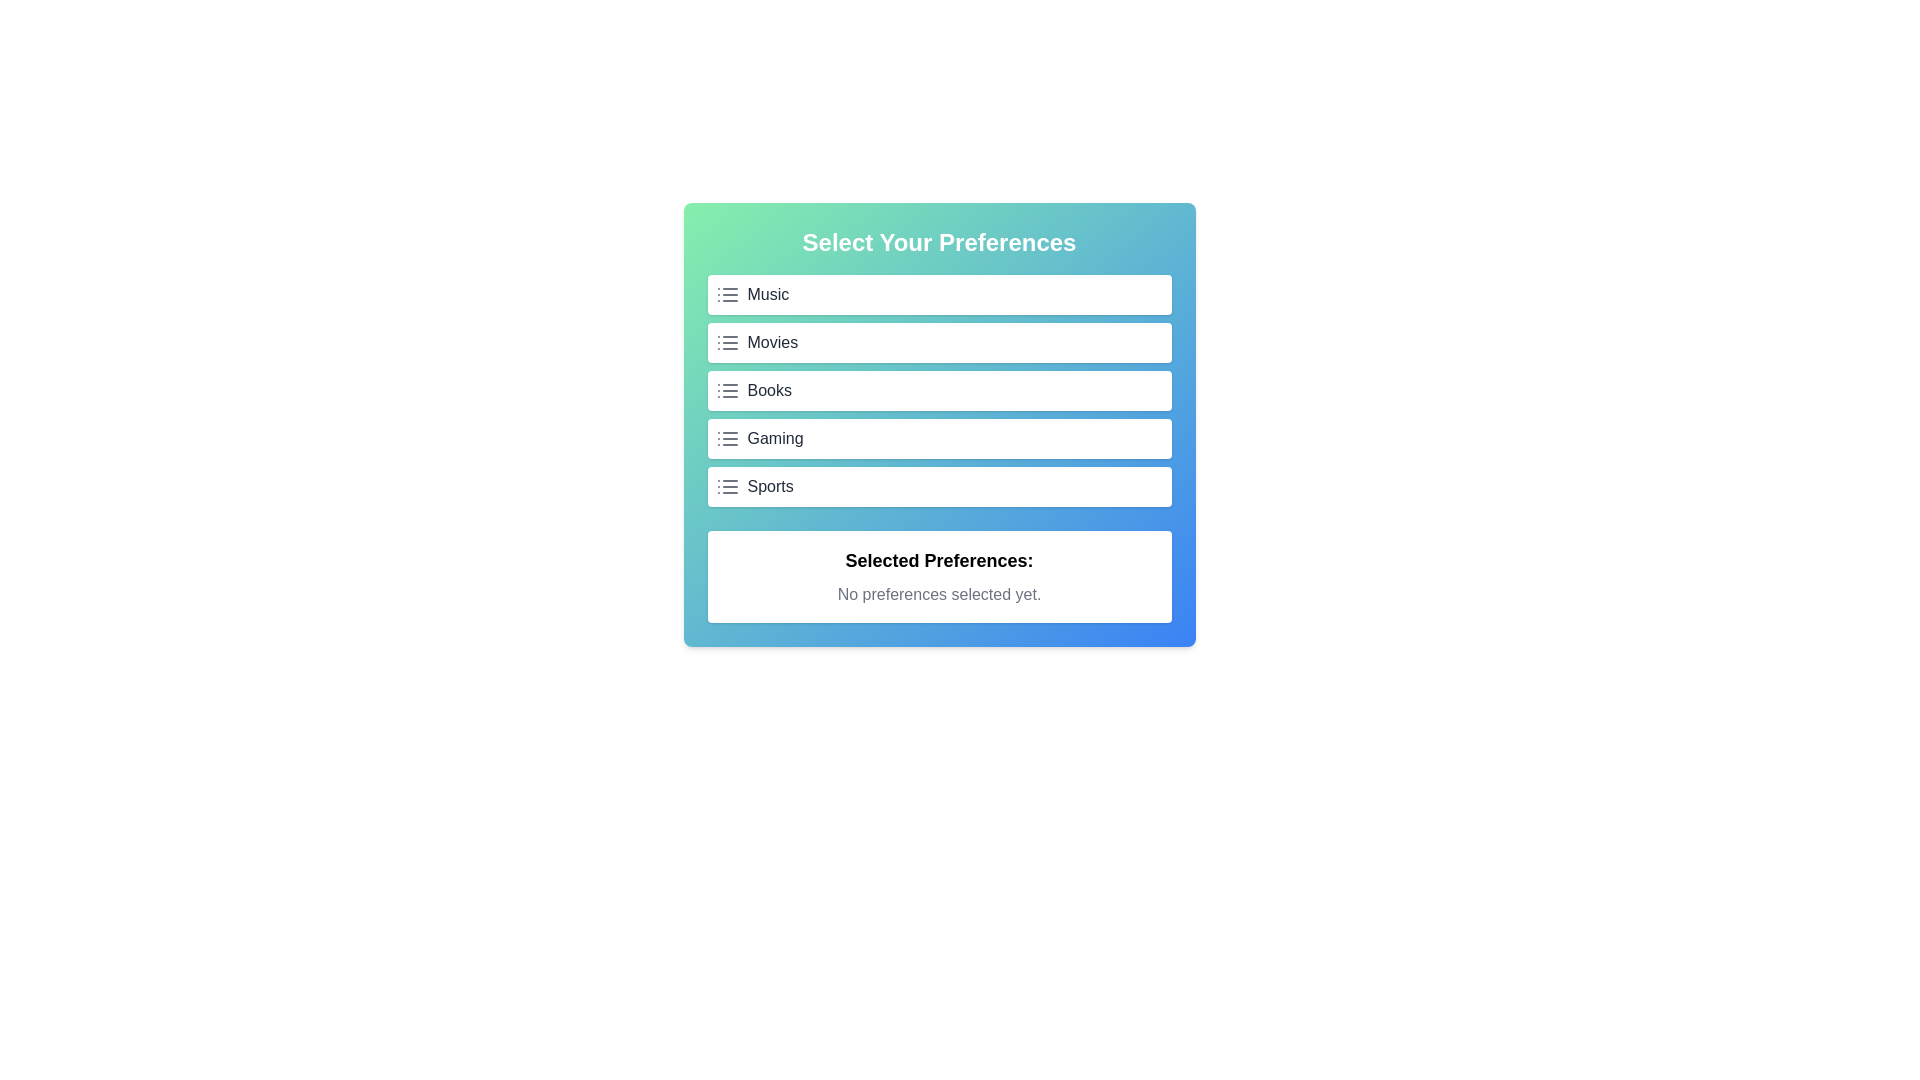 The width and height of the screenshot is (1920, 1080). I want to click on the static text label that reads 'Selected Preferences:' which is styled in bold and large font, positioned at the bottom of a card-like section, so click(938, 560).